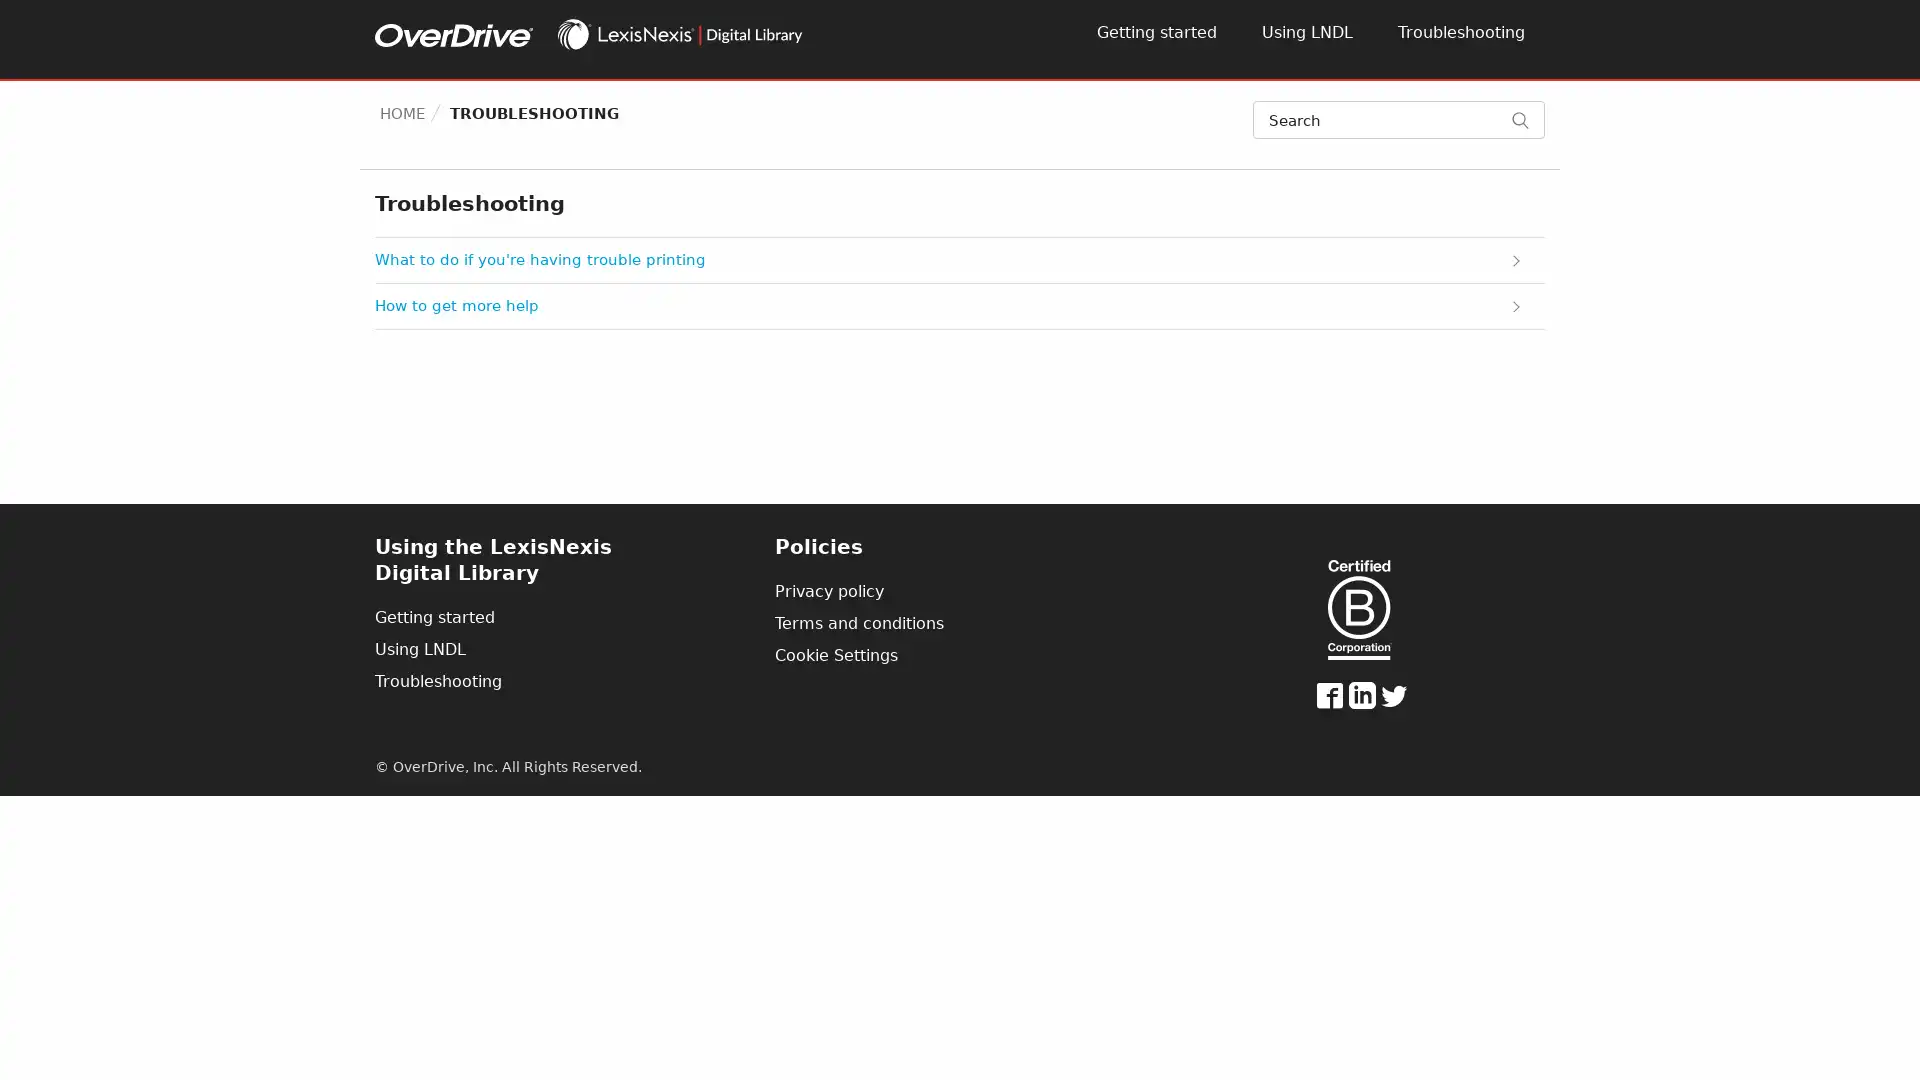 This screenshot has height=1080, width=1920. What do you see at coordinates (1527, 119) in the screenshot?
I see `Search` at bounding box center [1527, 119].